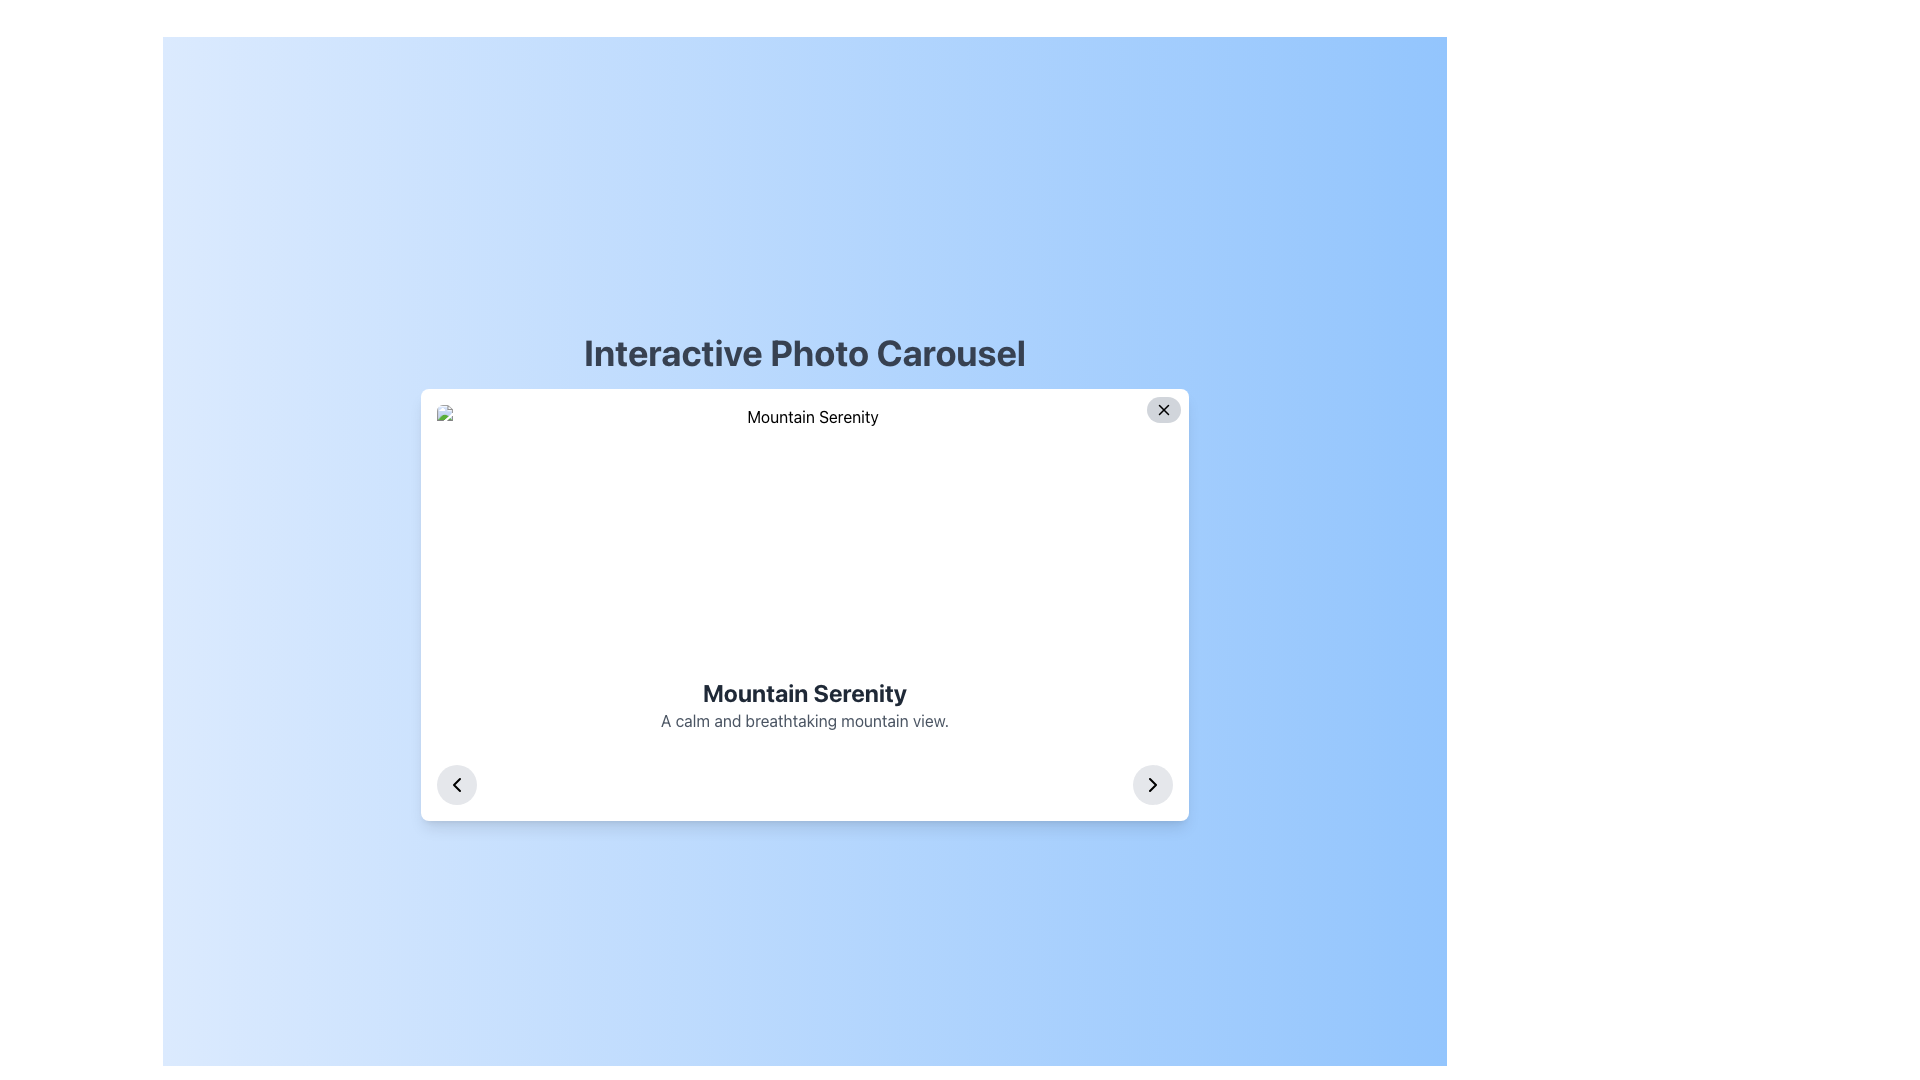 The image size is (1920, 1080). I want to click on the right-facing chevron icon located within a circular button at the bottom-right corner of the 'Interactive Photo Carousel' panel, so click(1152, 784).